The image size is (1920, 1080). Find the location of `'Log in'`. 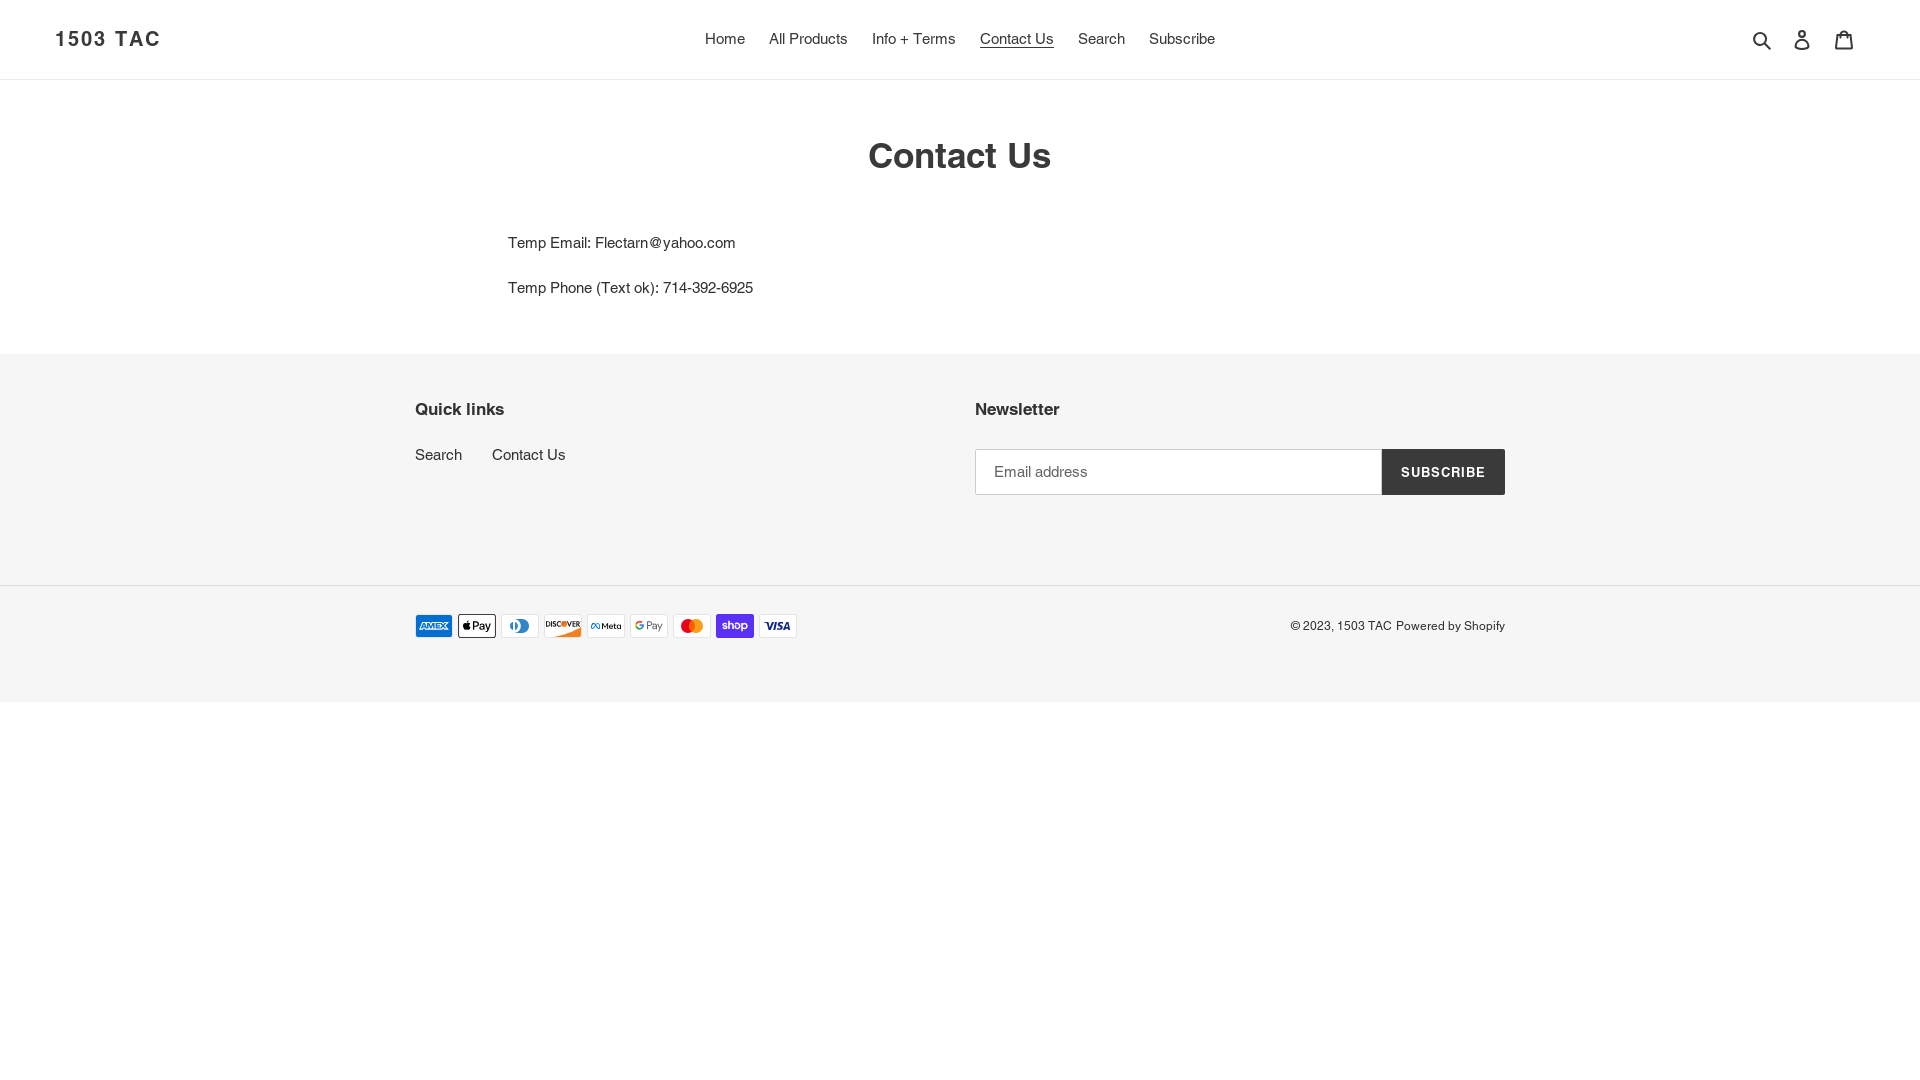

'Log in' is located at coordinates (1780, 39).